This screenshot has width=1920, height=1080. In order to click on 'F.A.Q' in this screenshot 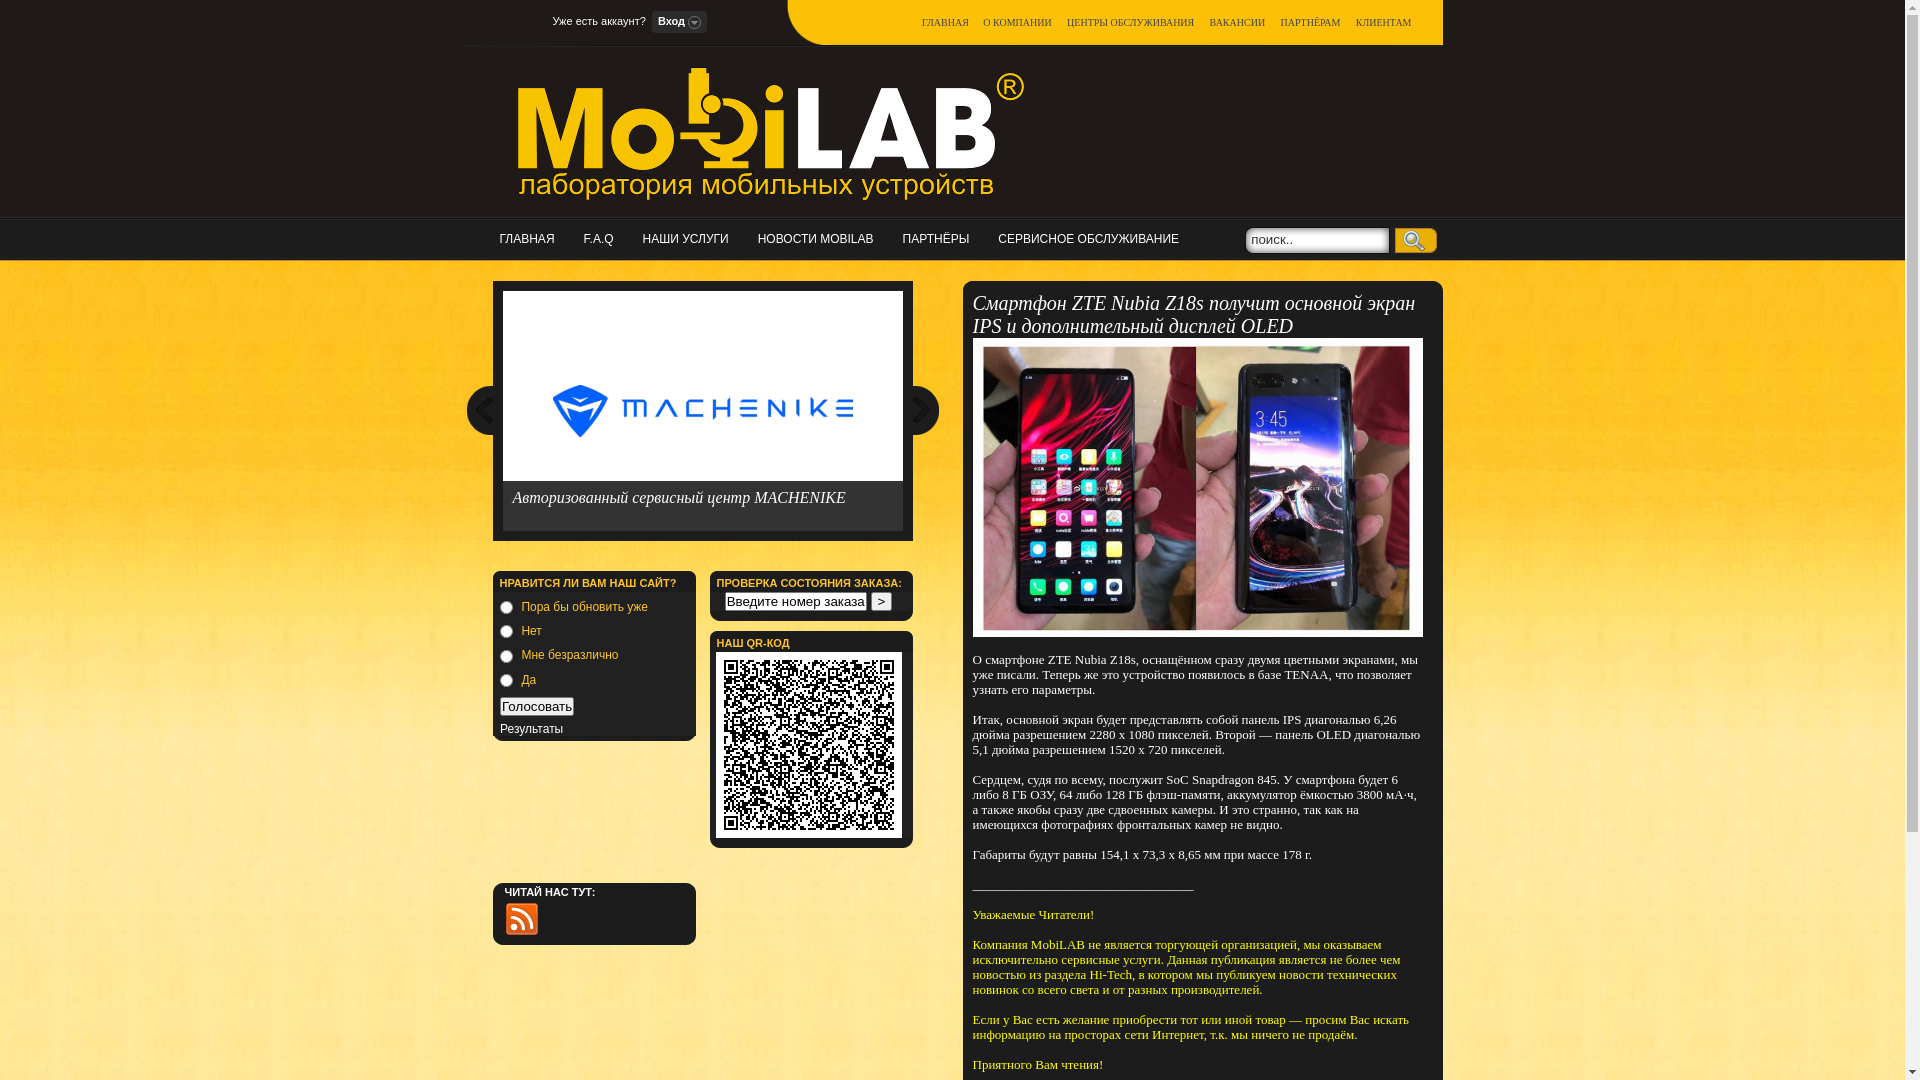, I will do `click(603, 237)`.